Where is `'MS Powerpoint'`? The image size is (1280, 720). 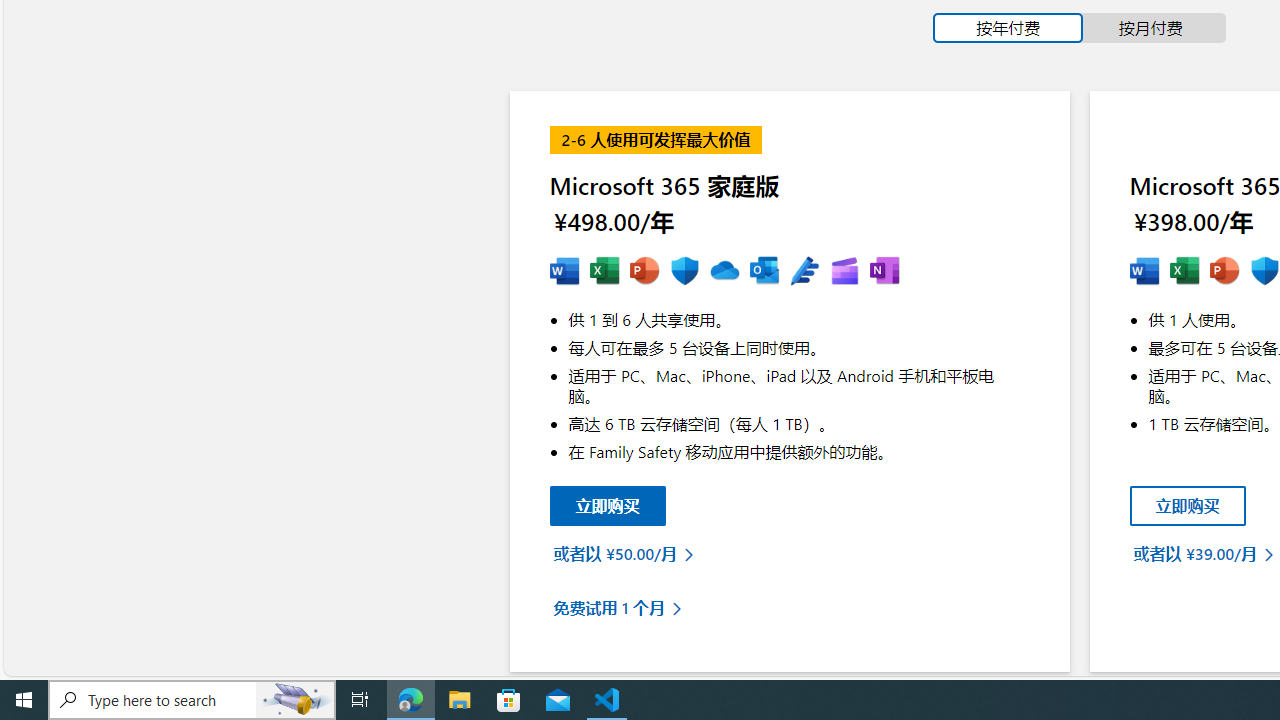
'MS Powerpoint' is located at coordinates (644, 271).